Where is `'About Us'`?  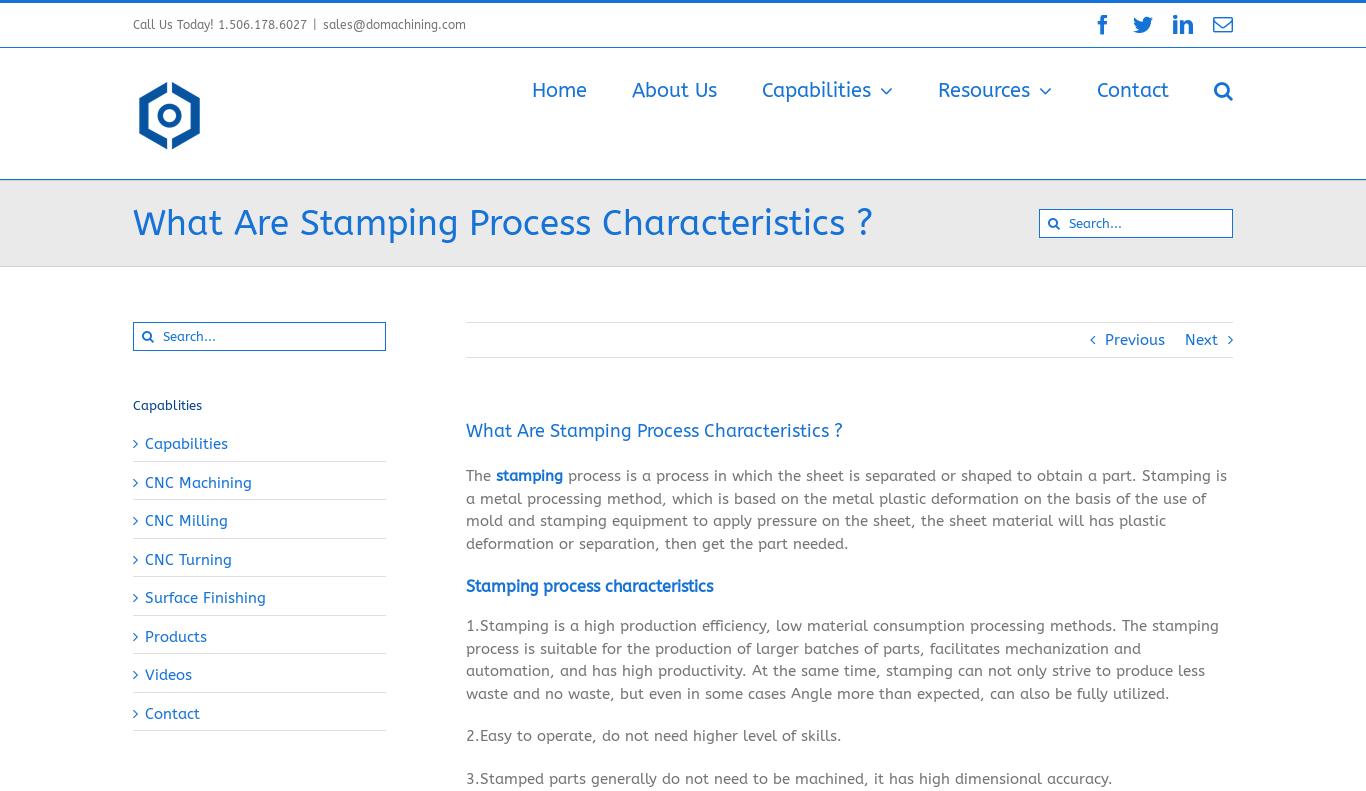 'About Us' is located at coordinates (673, 90).